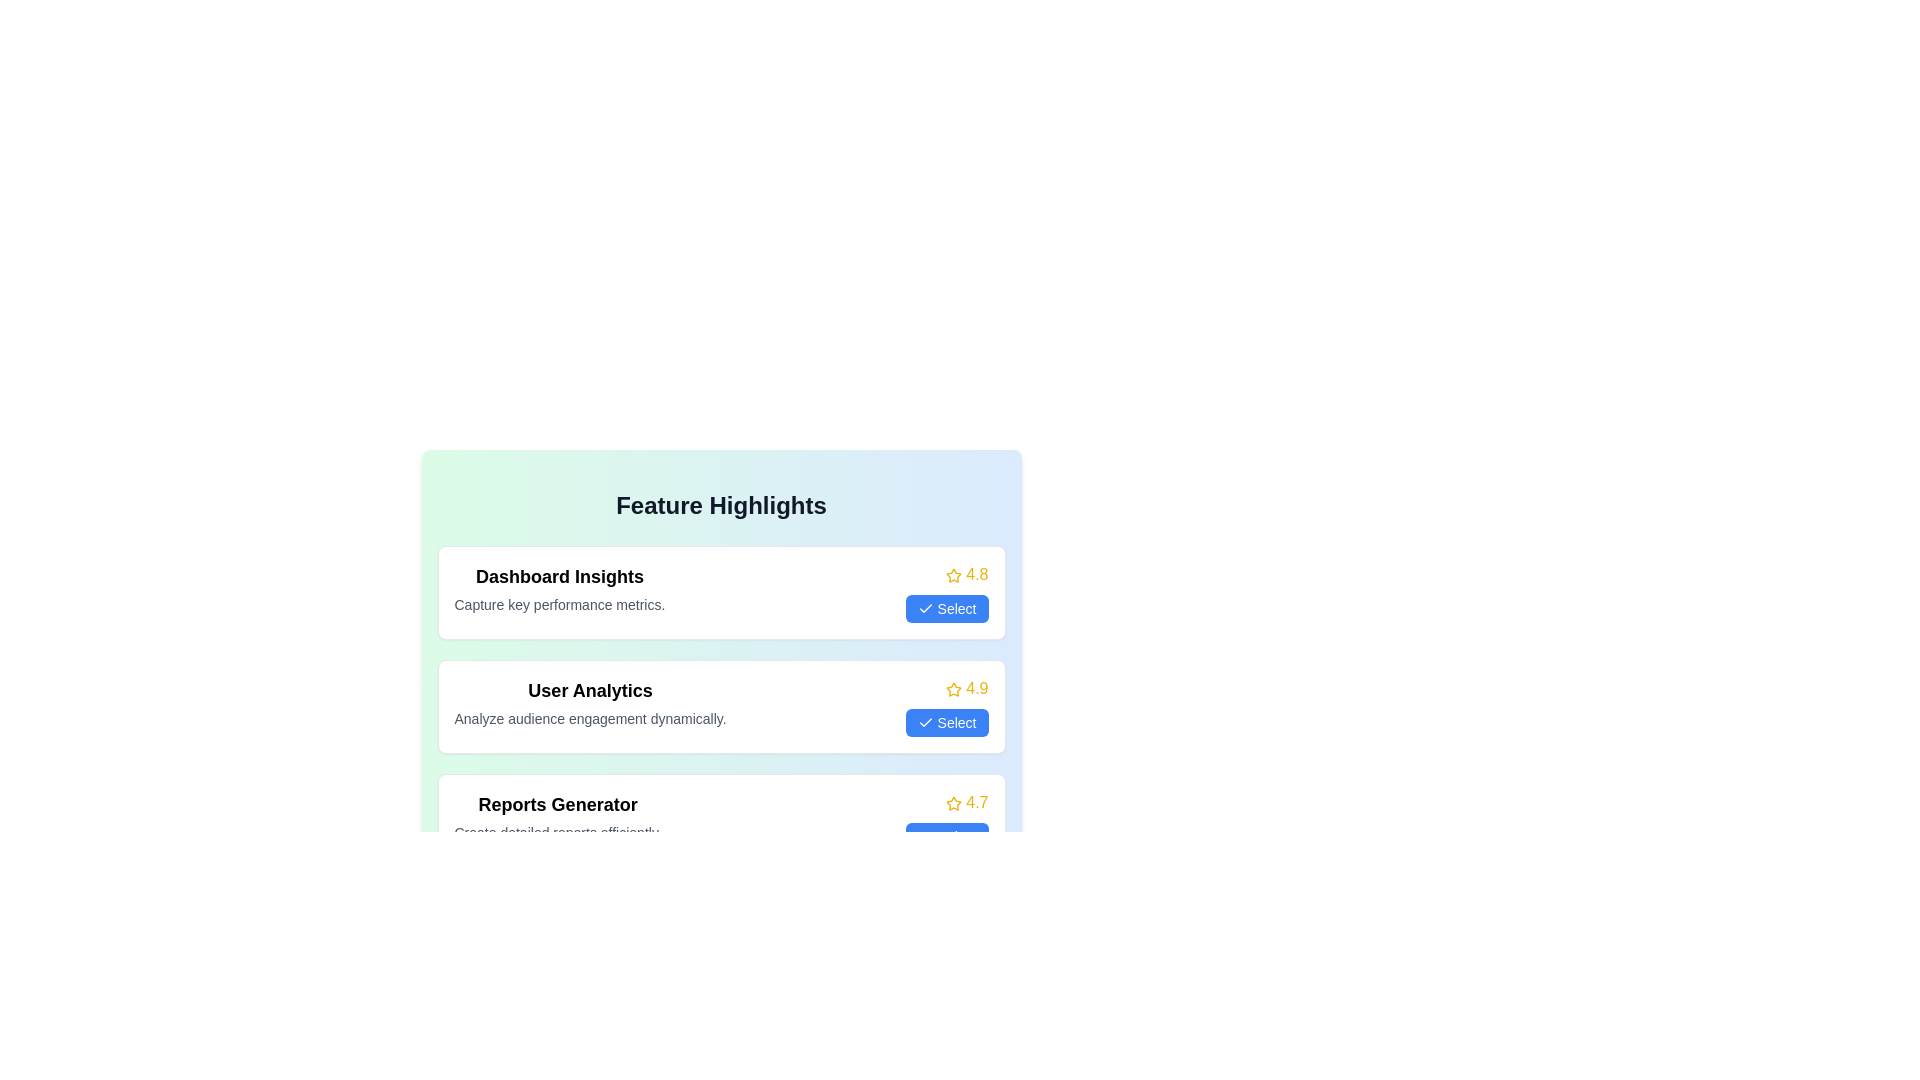  I want to click on the text of Dashboard Insights to read the full description, so click(559, 577).